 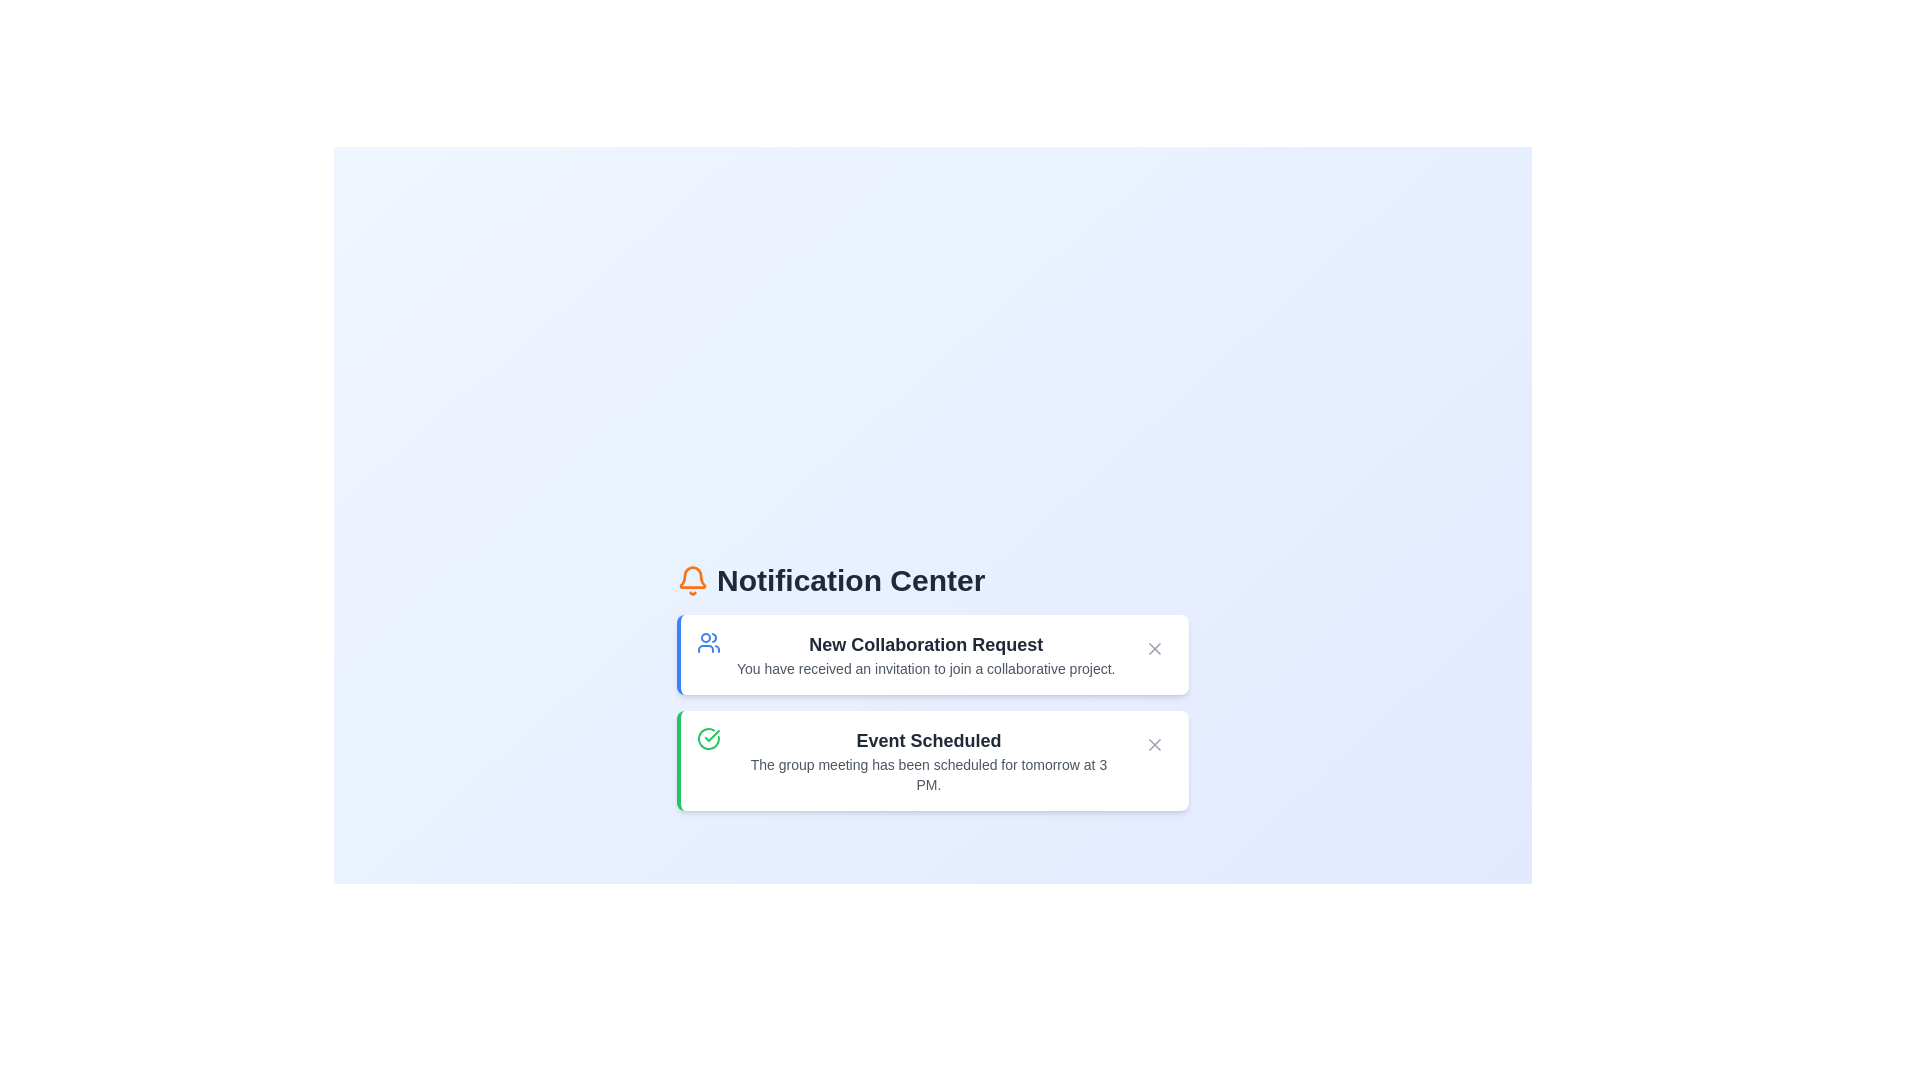 I want to click on the Icon that indicates a completed or successful action within the 'Event Scheduled' notification card, located to the left of the textual content, so click(x=709, y=739).